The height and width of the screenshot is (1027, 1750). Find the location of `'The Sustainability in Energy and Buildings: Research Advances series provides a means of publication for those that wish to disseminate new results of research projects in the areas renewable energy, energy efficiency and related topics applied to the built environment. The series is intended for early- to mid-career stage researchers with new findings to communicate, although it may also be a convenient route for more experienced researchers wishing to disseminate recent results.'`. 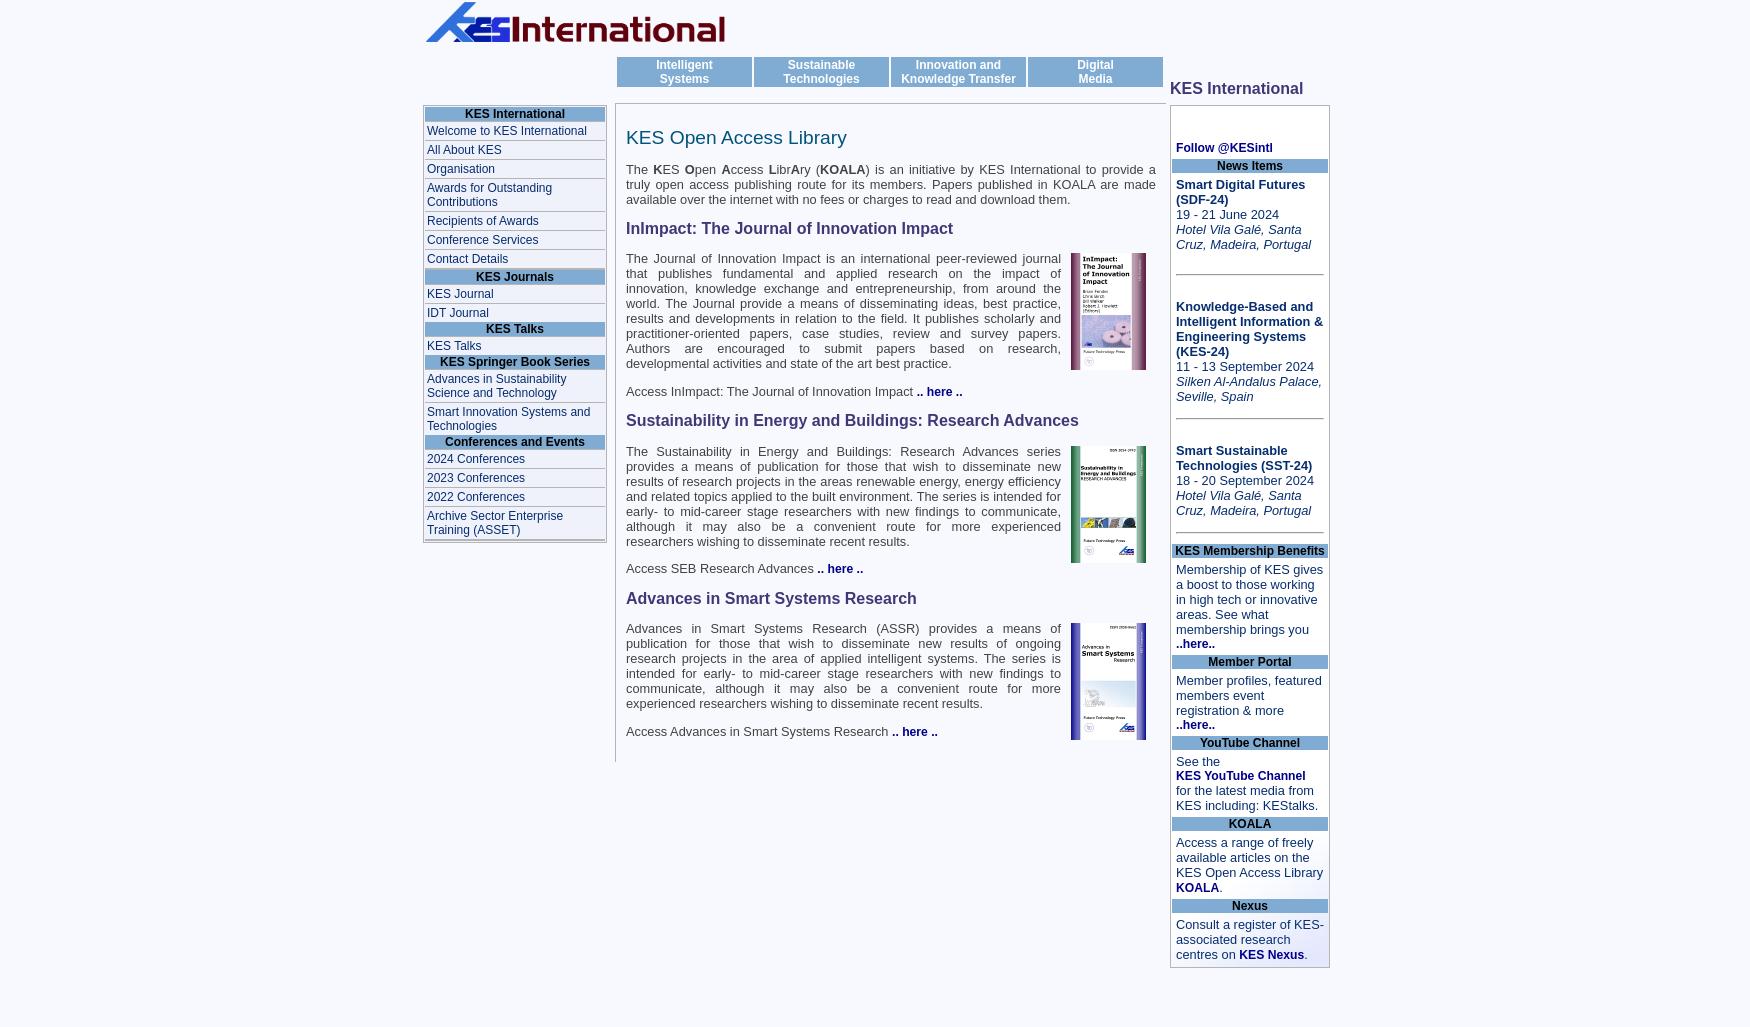

'The Sustainability in Energy and Buildings: Research Advances series provides a means of publication for those that wish to disseminate new results of research projects in the areas renewable energy, energy efficiency and related topics applied to the built environment. The series is intended for early- to mid-career stage researchers with new findings to communicate, although it may also be a convenient route for more experienced researchers wishing to disseminate recent results.' is located at coordinates (843, 495).